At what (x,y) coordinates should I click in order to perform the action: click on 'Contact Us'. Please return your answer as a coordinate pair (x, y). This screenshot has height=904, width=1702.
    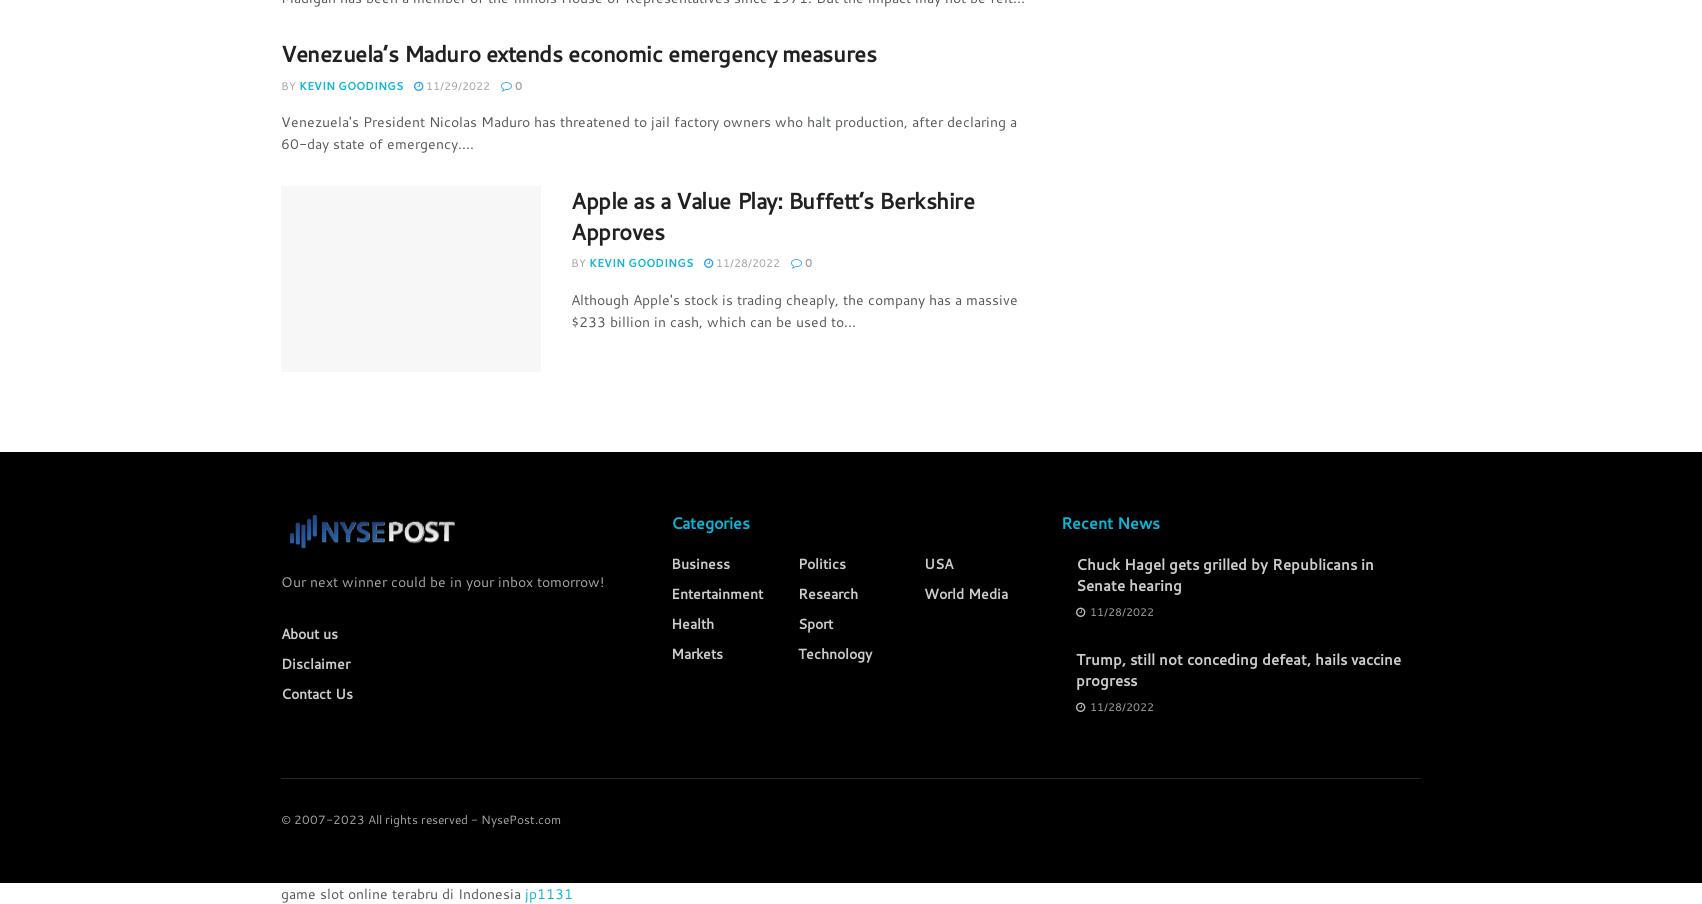
    Looking at the image, I should click on (317, 692).